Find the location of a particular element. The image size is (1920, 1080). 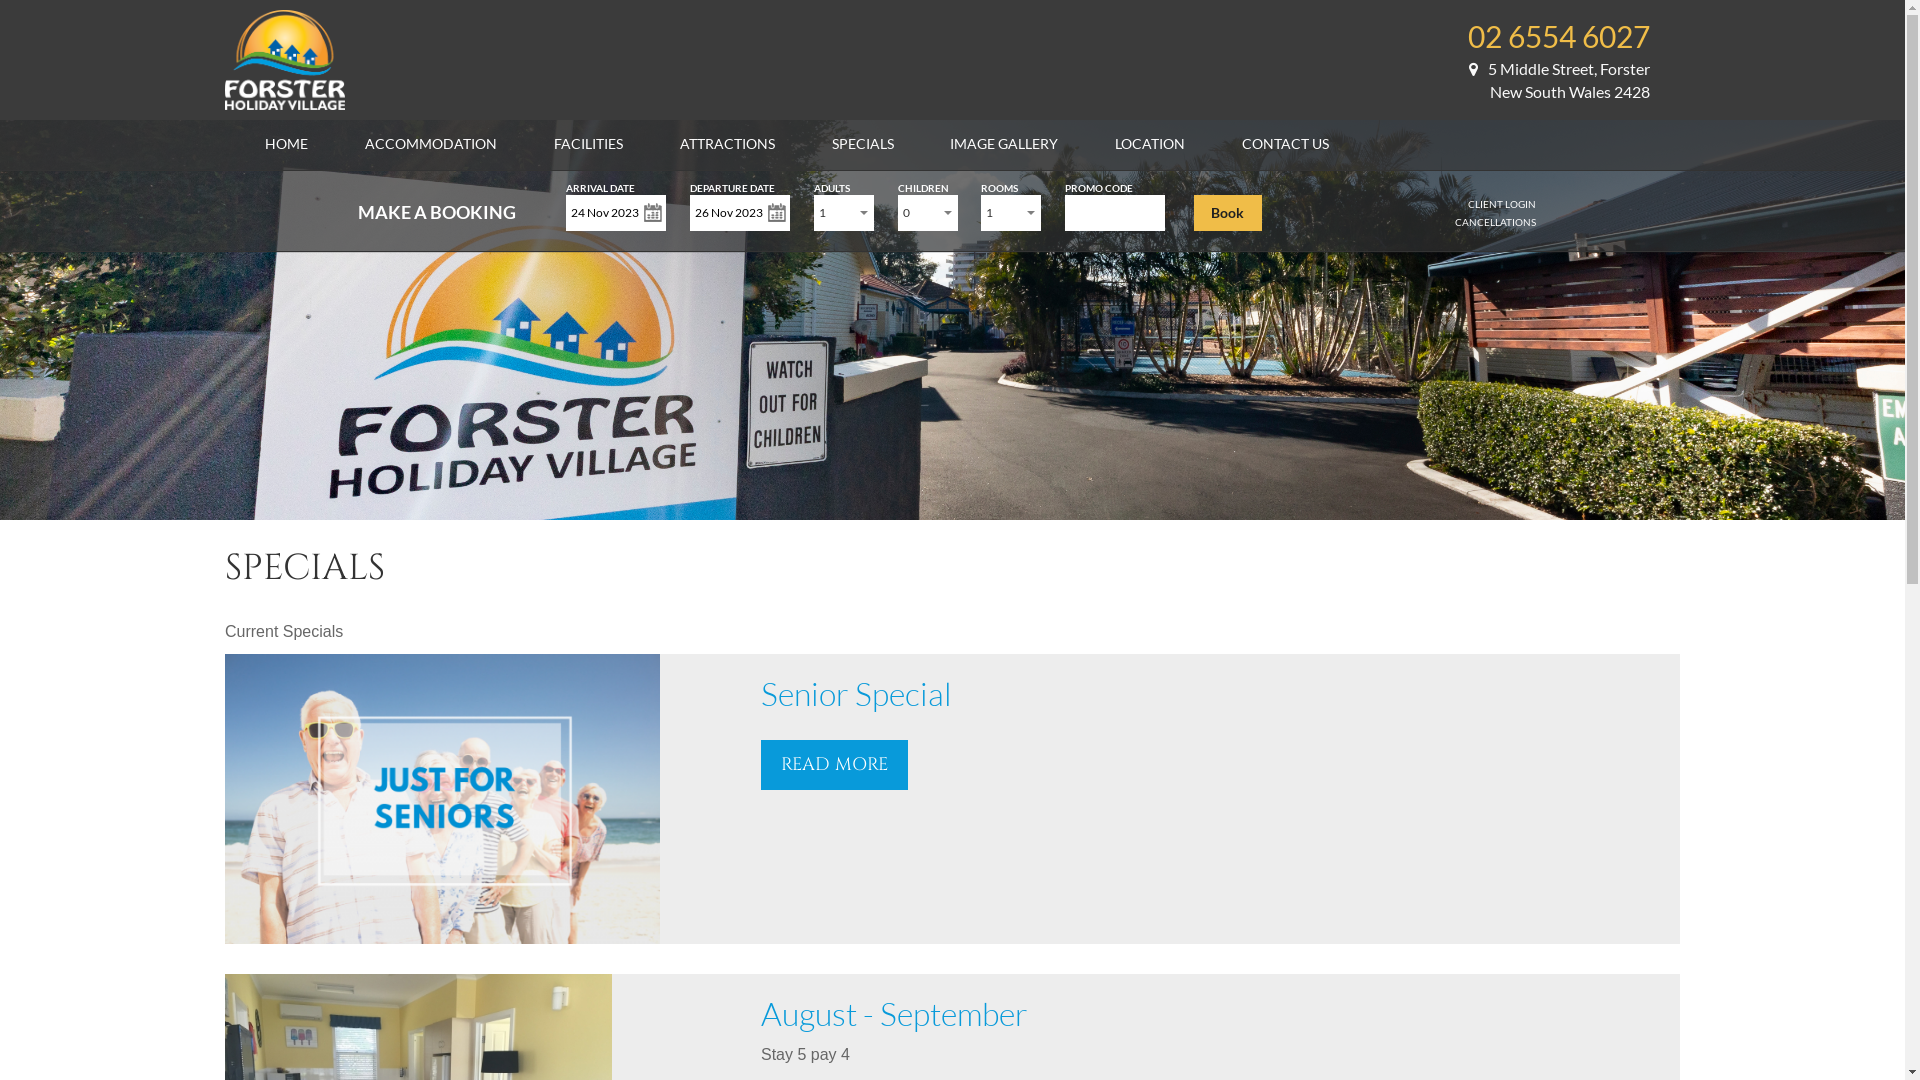

'SPECIALS' is located at coordinates (831, 142).